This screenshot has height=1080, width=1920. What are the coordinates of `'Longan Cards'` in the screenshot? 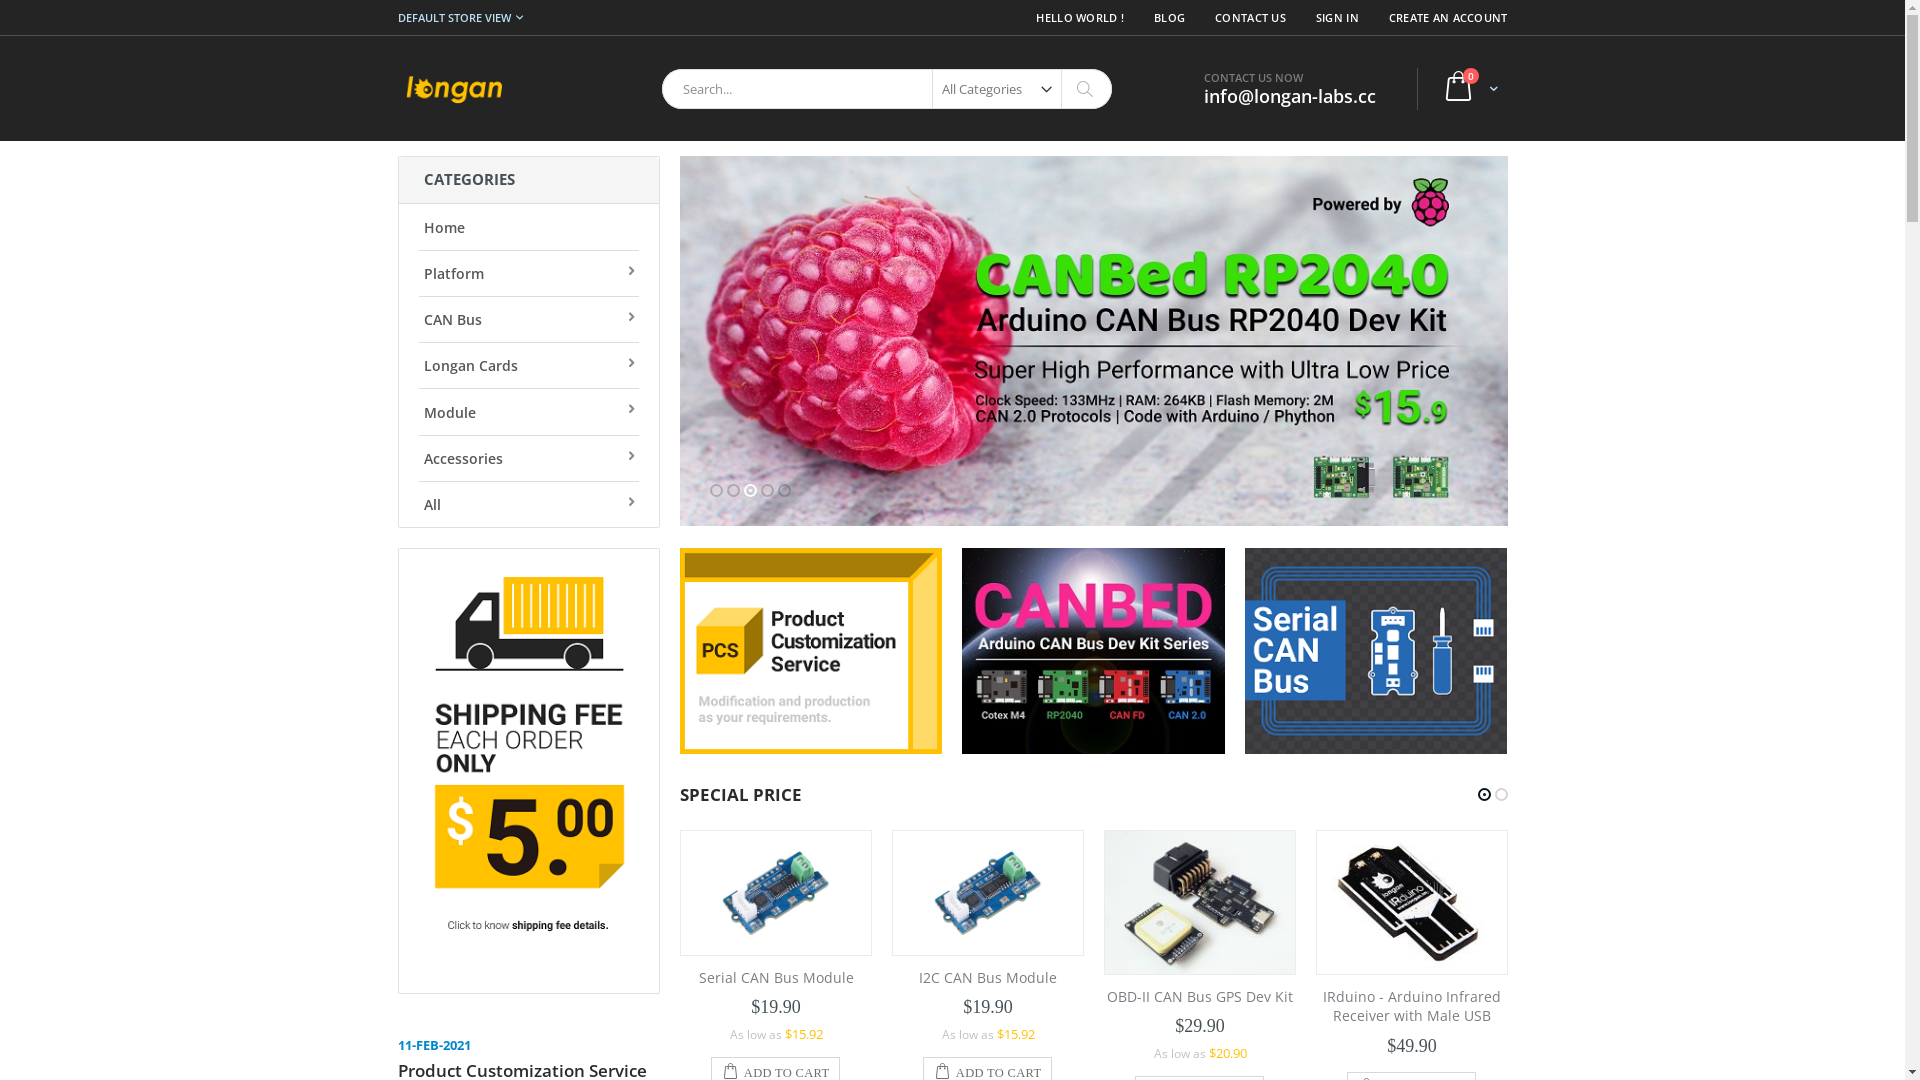 It's located at (528, 365).